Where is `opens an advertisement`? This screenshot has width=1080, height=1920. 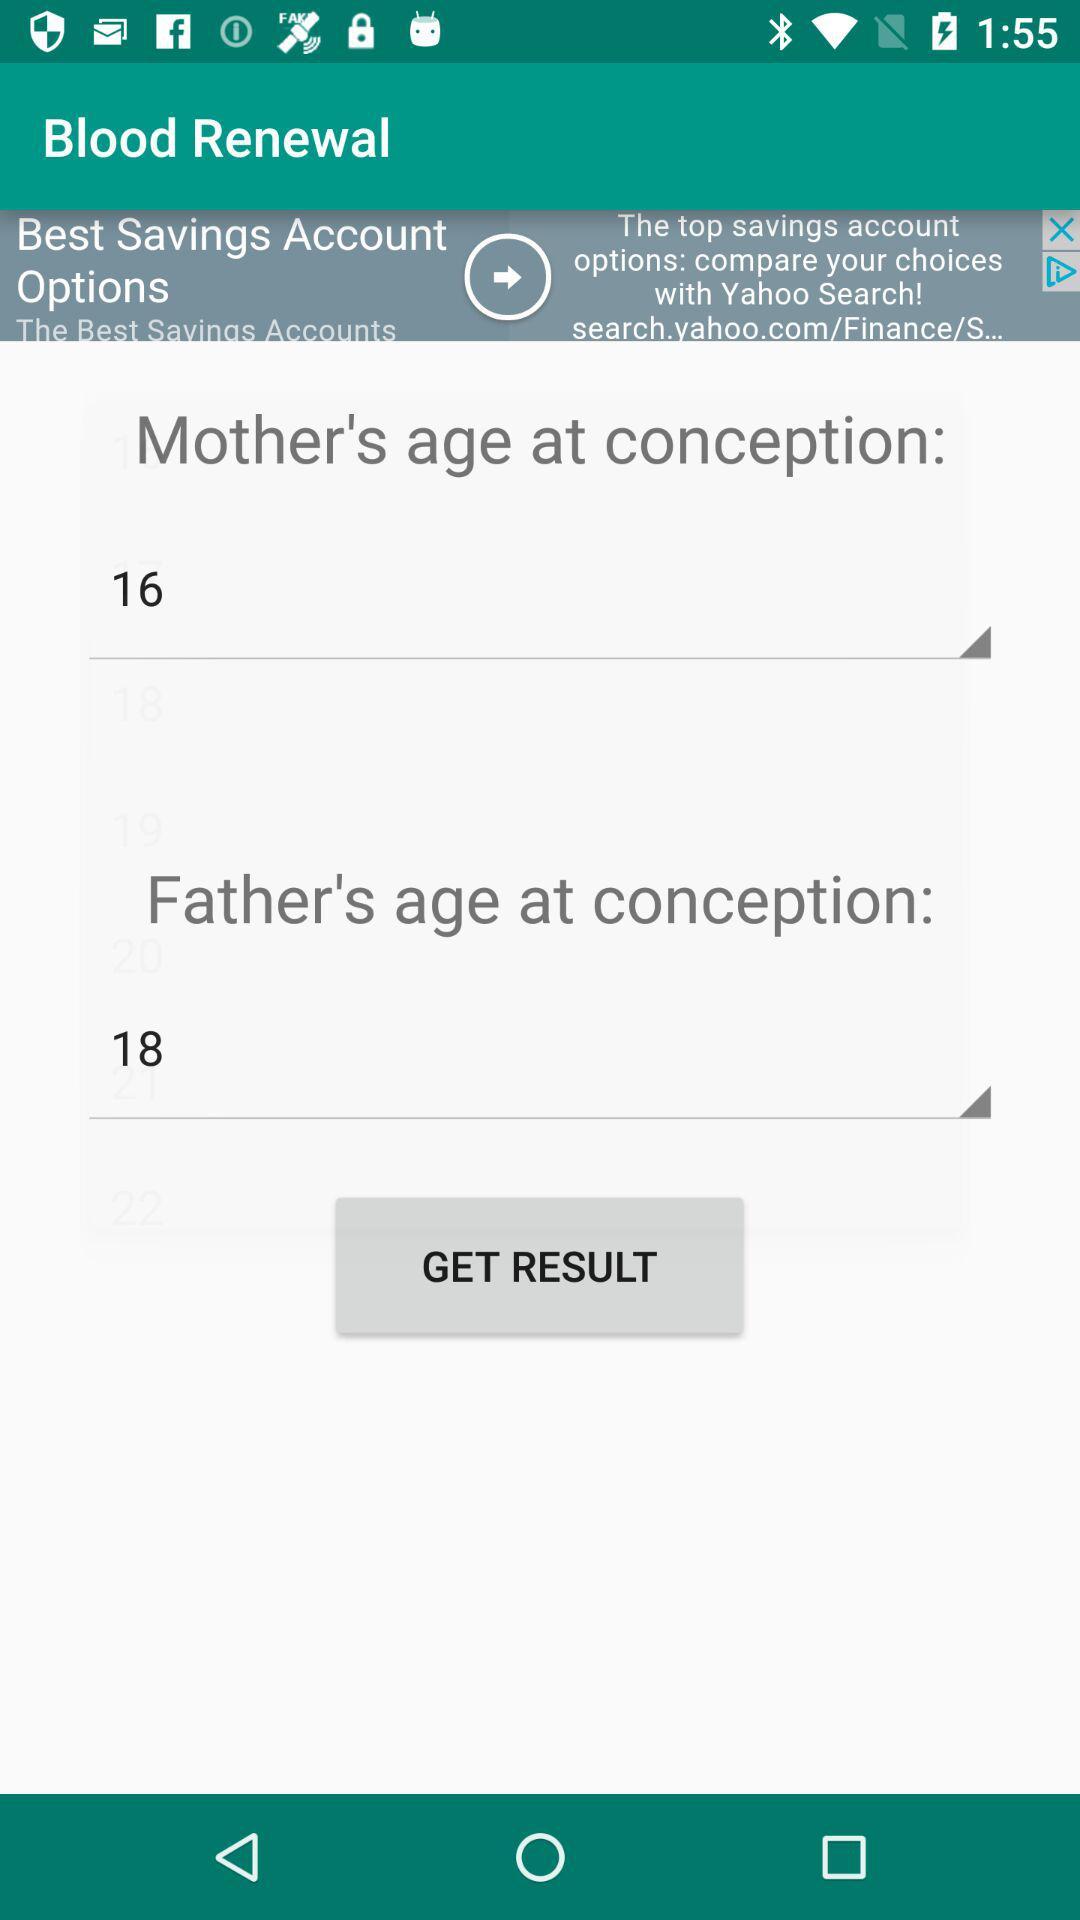 opens an advertisement is located at coordinates (540, 274).